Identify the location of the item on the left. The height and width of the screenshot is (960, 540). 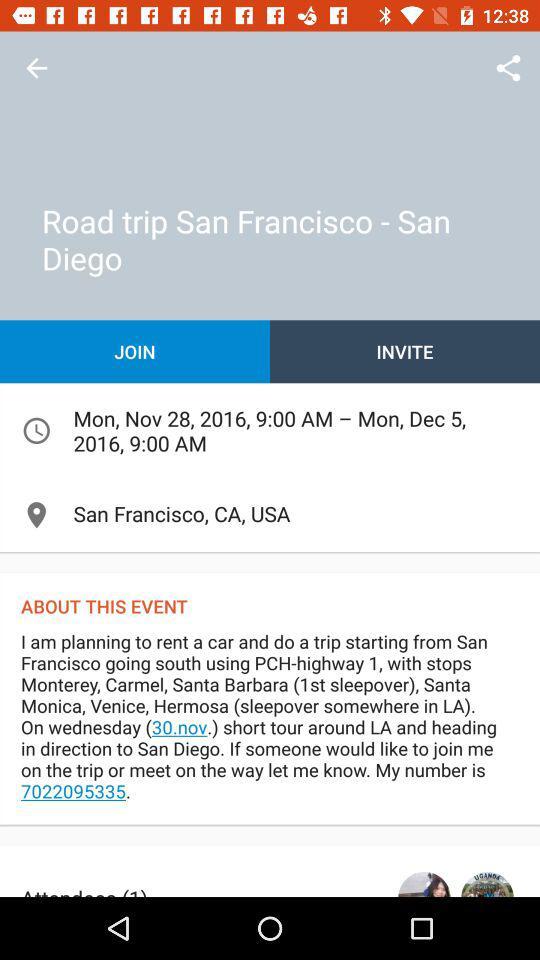
(135, 351).